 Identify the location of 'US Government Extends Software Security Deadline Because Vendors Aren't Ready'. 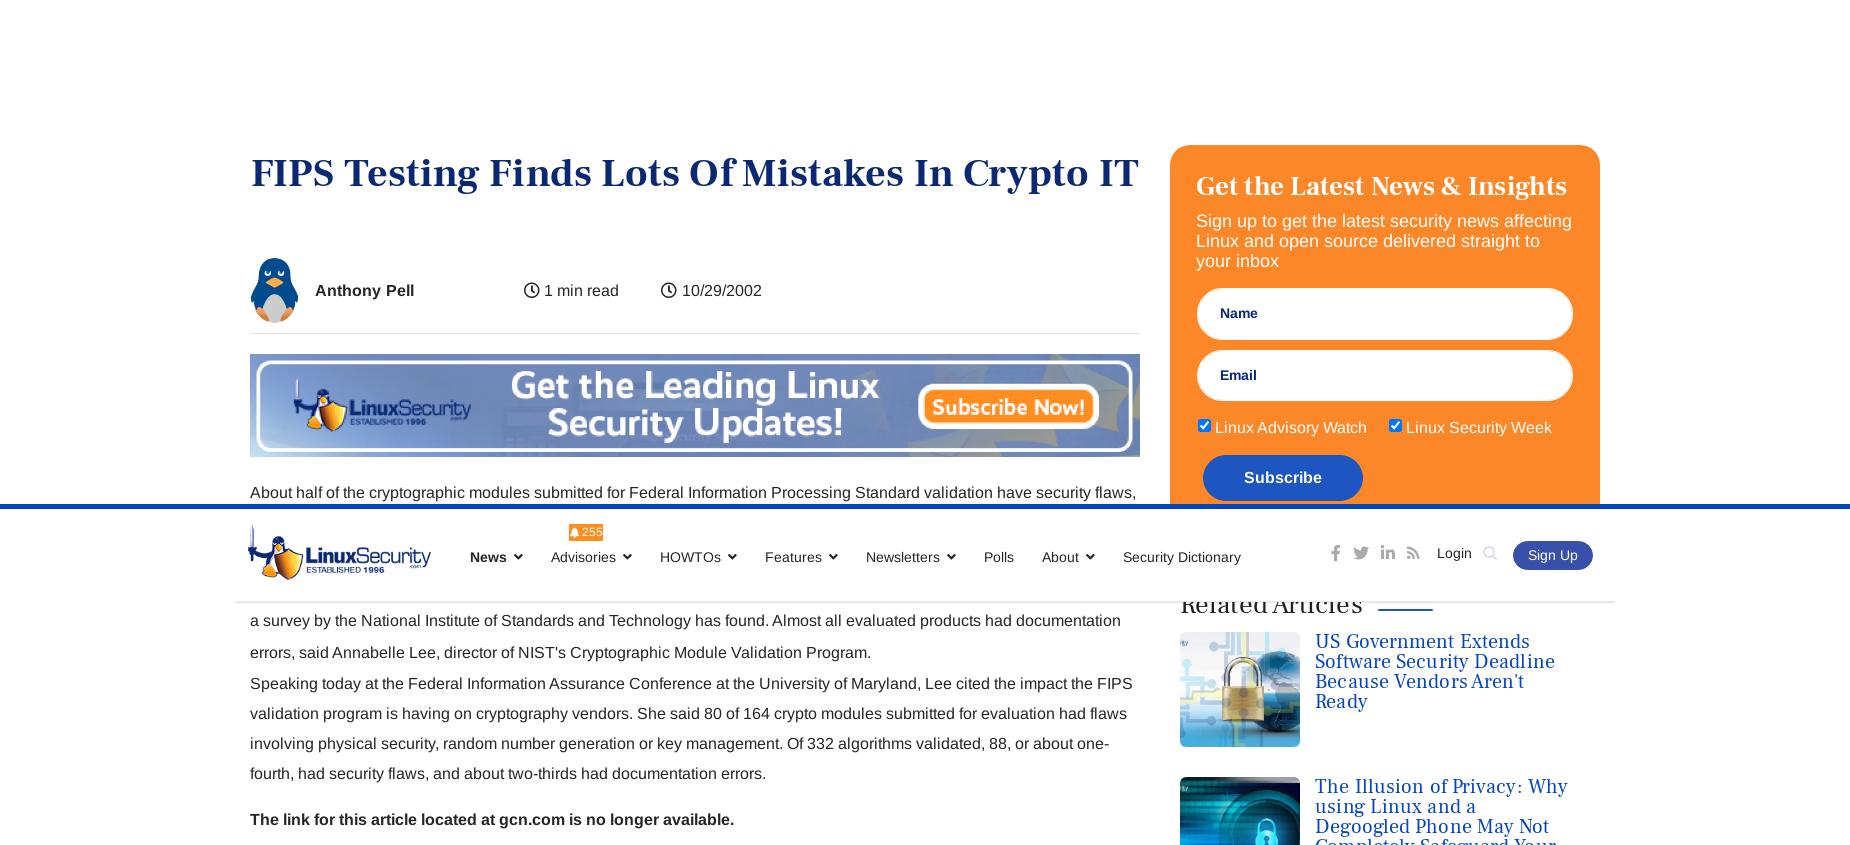
(1313, 167).